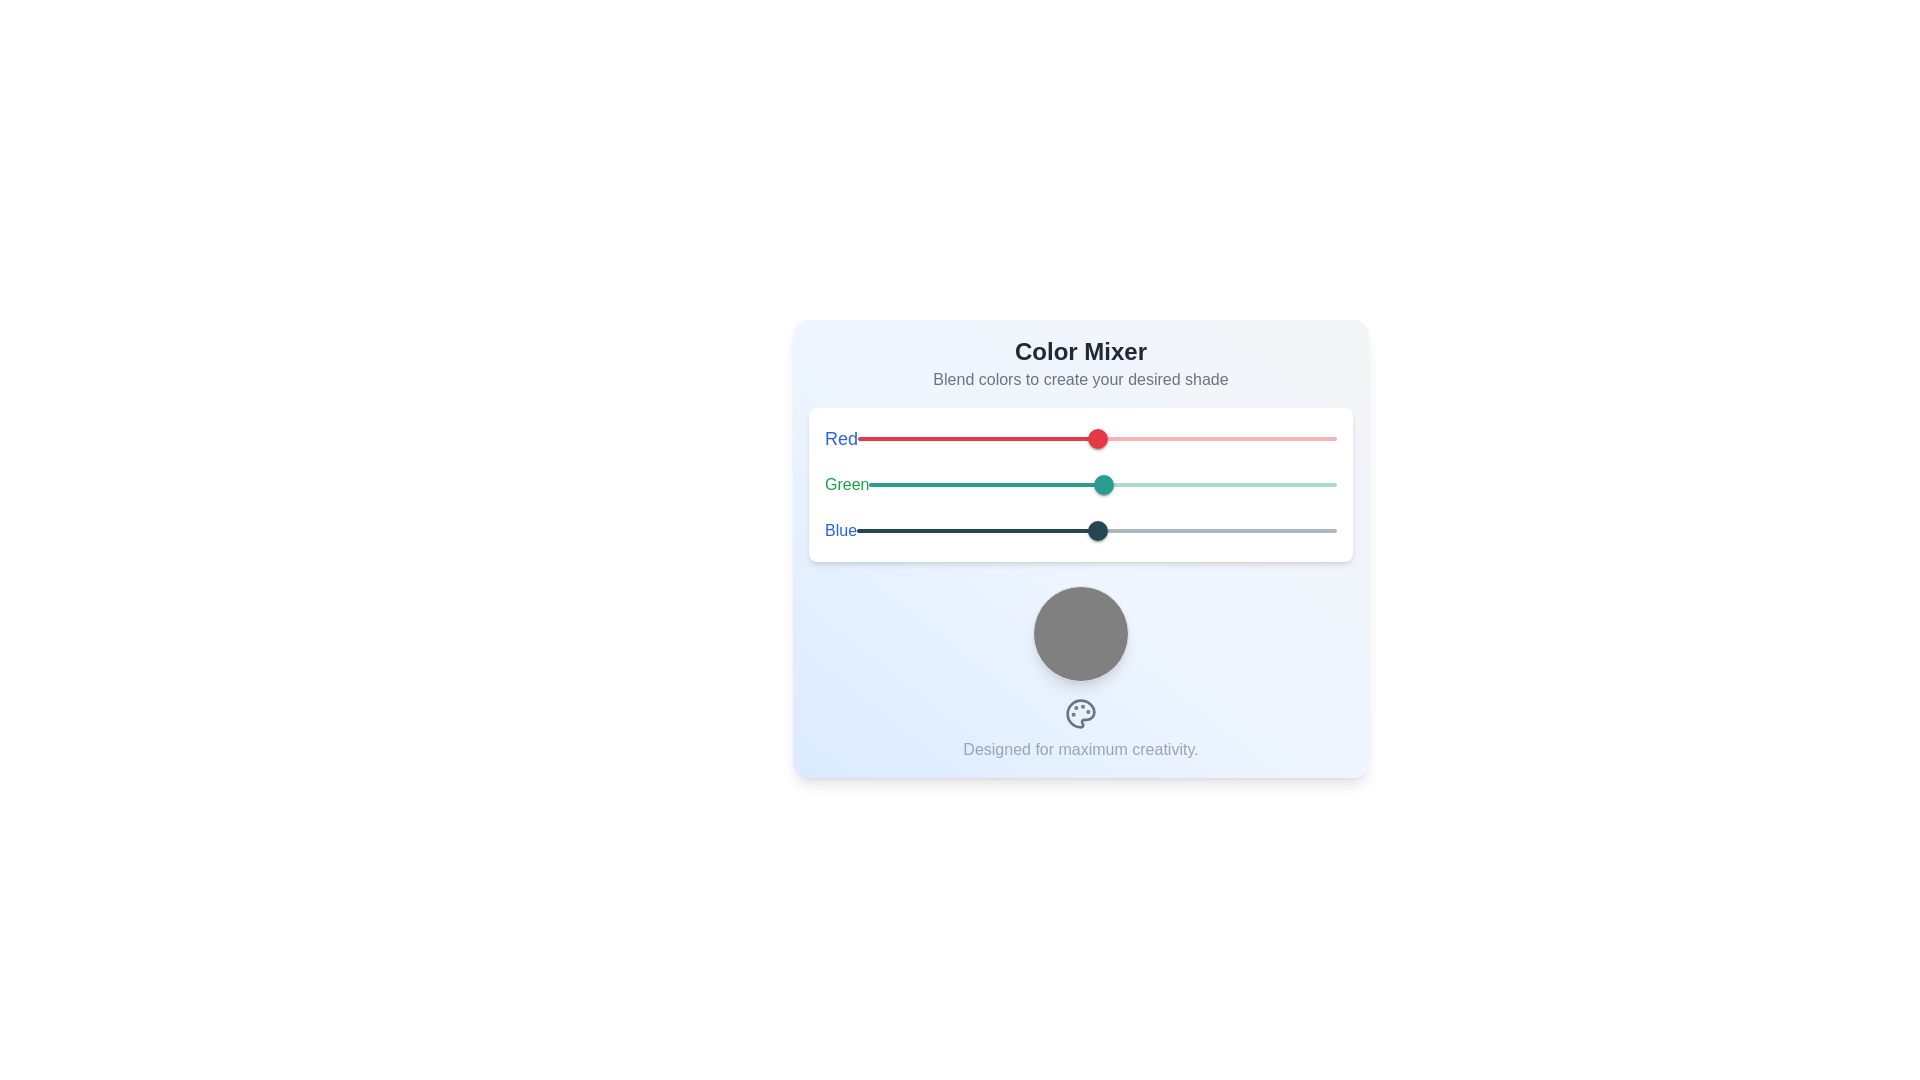 This screenshot has height=1080, width=1920. Describe the element at coordinates (1156, 530) in the screenshot. I see `the Blue channel` at that location.